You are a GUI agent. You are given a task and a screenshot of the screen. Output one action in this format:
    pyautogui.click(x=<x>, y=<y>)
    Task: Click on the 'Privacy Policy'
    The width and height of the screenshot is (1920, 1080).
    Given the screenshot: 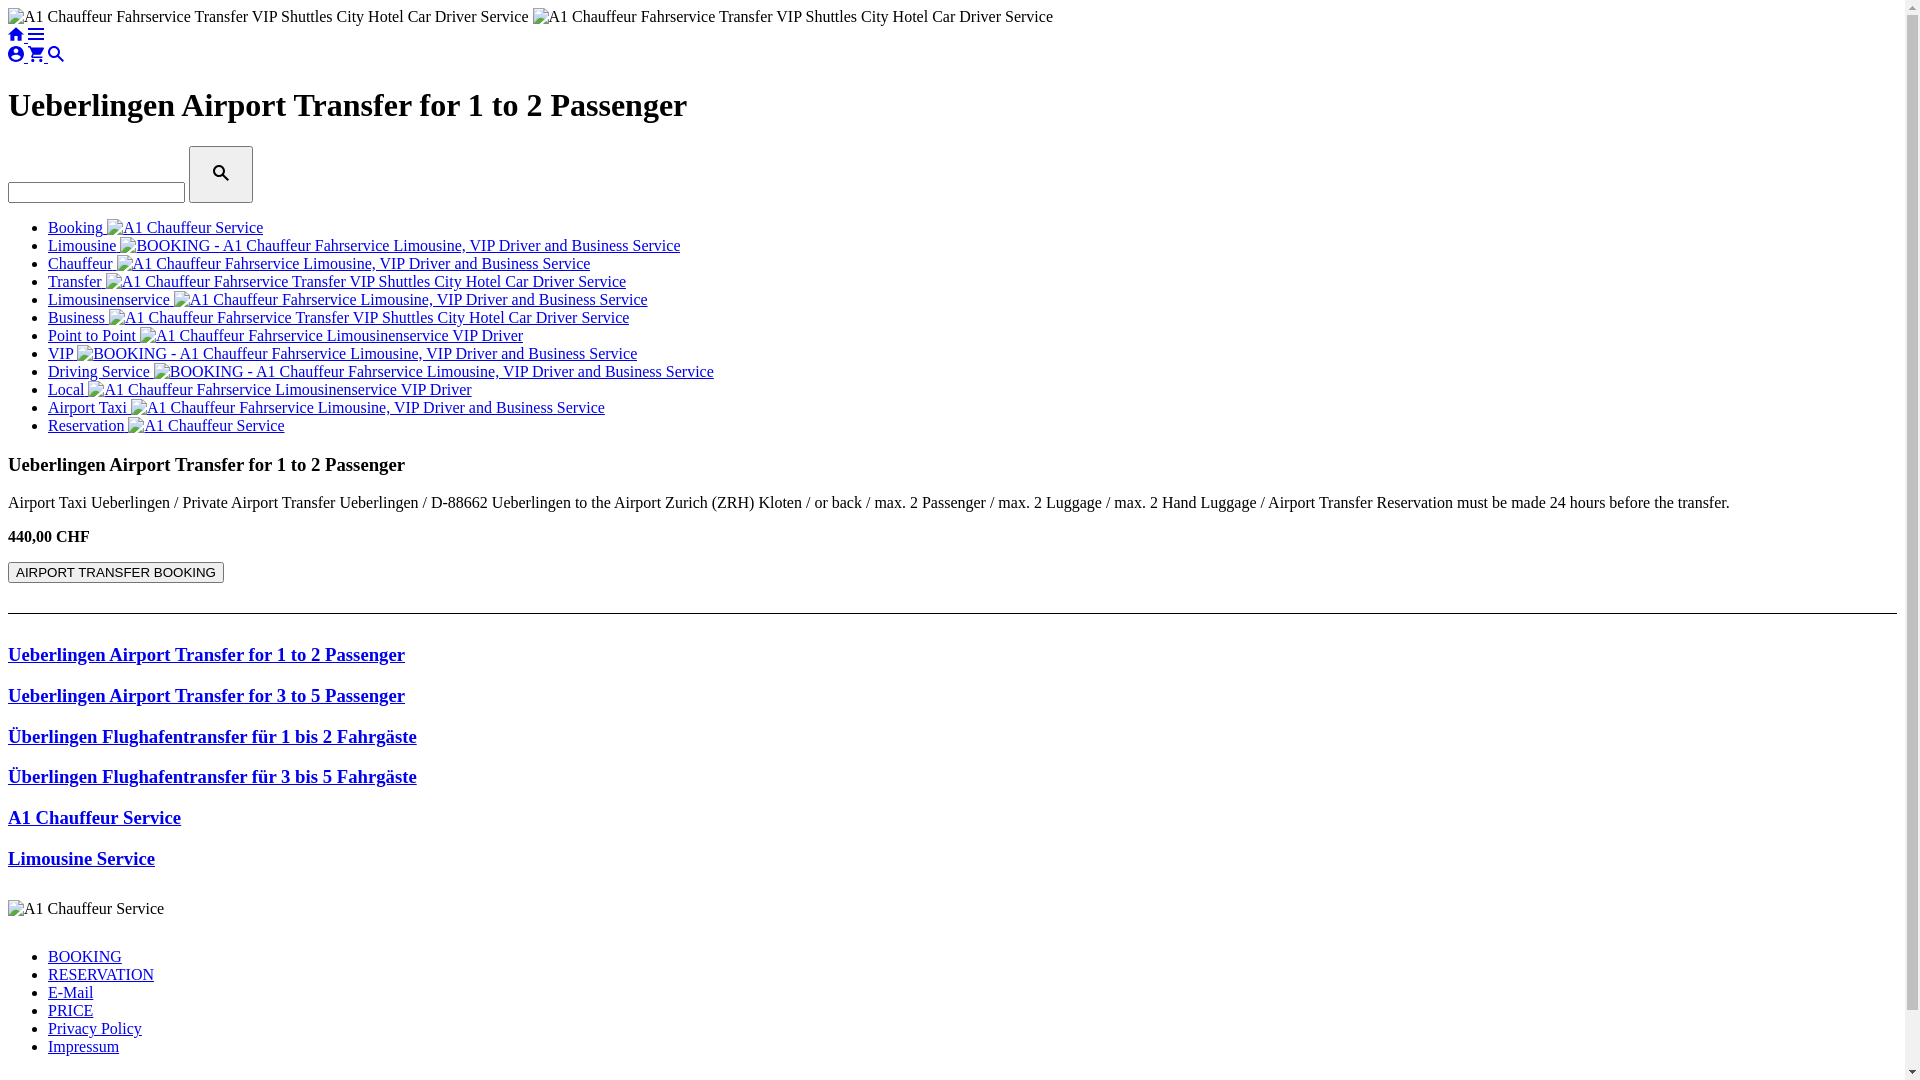 What is the action you would take?
    pyautogui.click(x=94, y=1028)
    